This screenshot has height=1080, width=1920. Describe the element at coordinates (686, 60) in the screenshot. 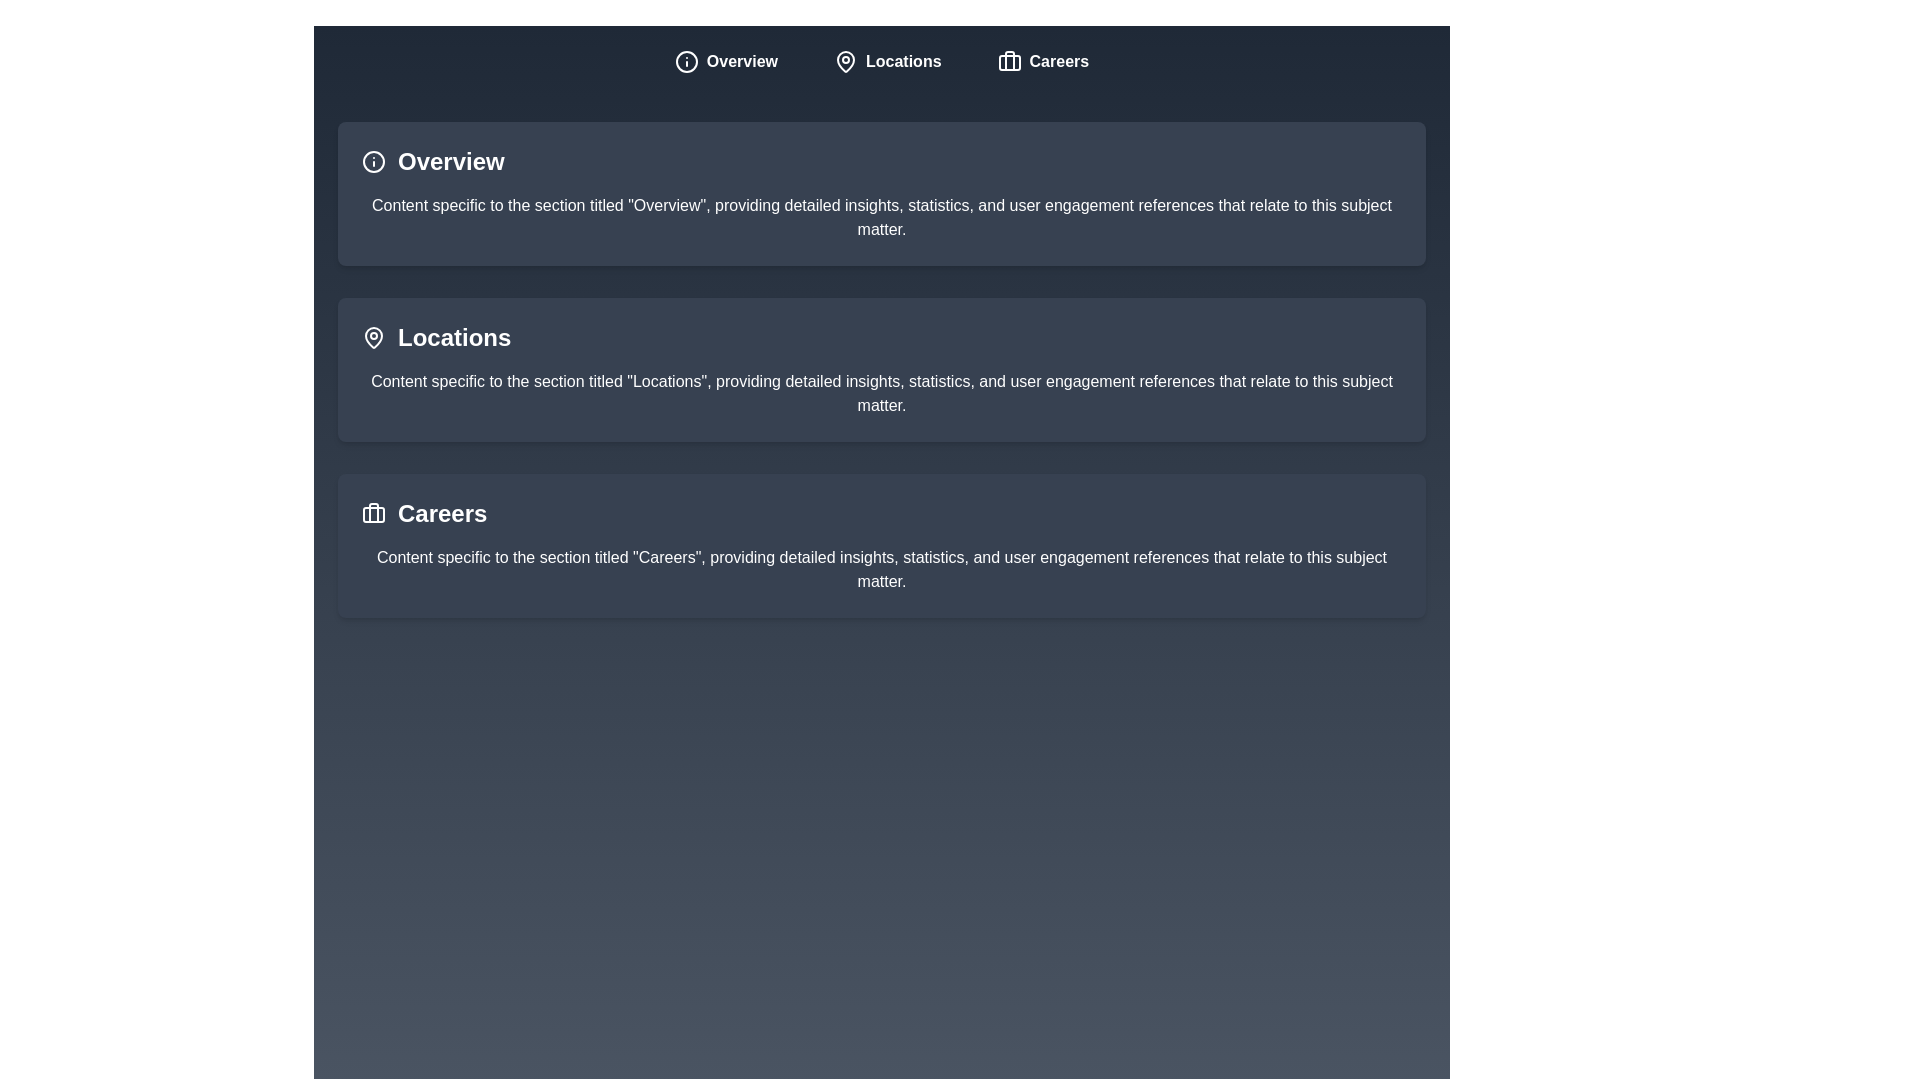

I see `the circular icon representing the 'Overview' section in the navigation bar` at that location.